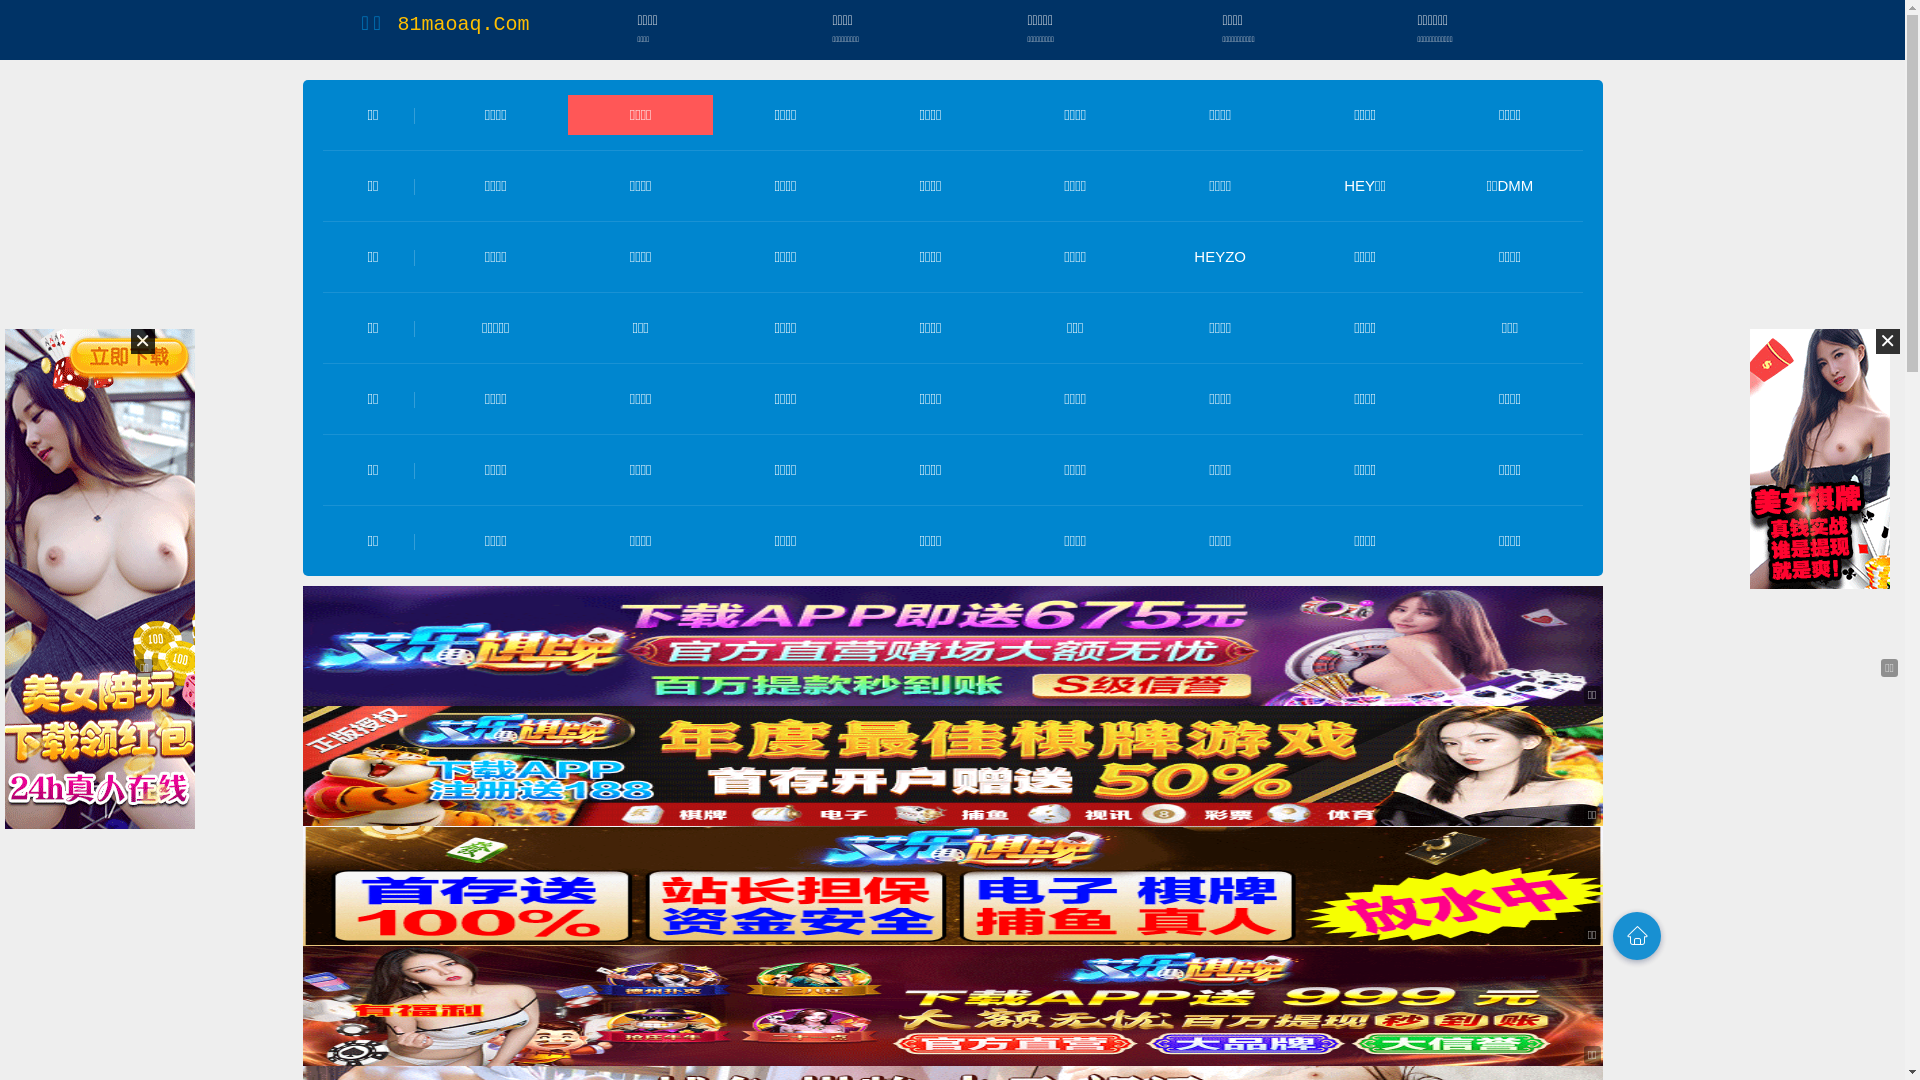 This screenshot has width=1920, height=1080. I want to click on '81maoaq.Com', so click(397, 24).